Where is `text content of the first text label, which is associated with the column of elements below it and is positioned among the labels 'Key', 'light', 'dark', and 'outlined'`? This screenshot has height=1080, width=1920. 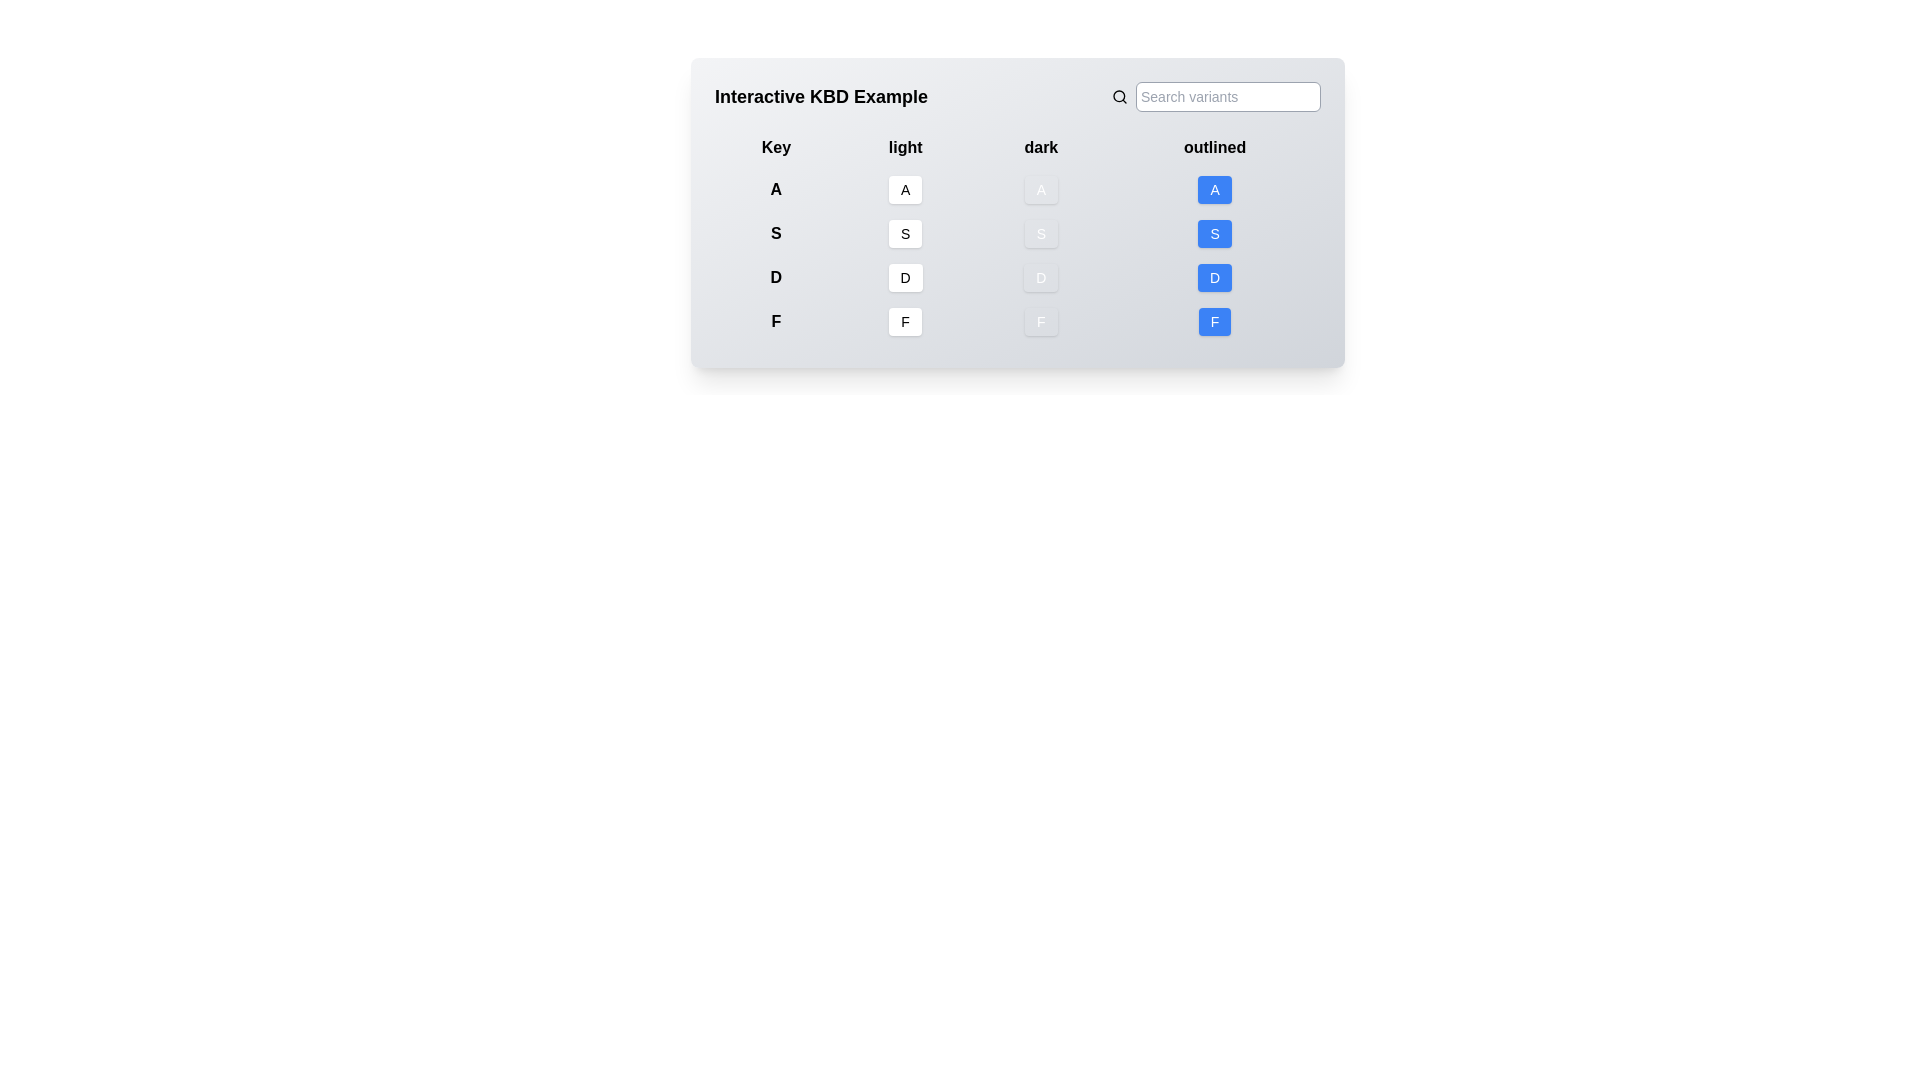 text content of the first text label, which is associated with the column of elements below it and is positioned among the labels 'Key', 'light', 'dark', and 'outlined' is located at coordinates (775, 146).